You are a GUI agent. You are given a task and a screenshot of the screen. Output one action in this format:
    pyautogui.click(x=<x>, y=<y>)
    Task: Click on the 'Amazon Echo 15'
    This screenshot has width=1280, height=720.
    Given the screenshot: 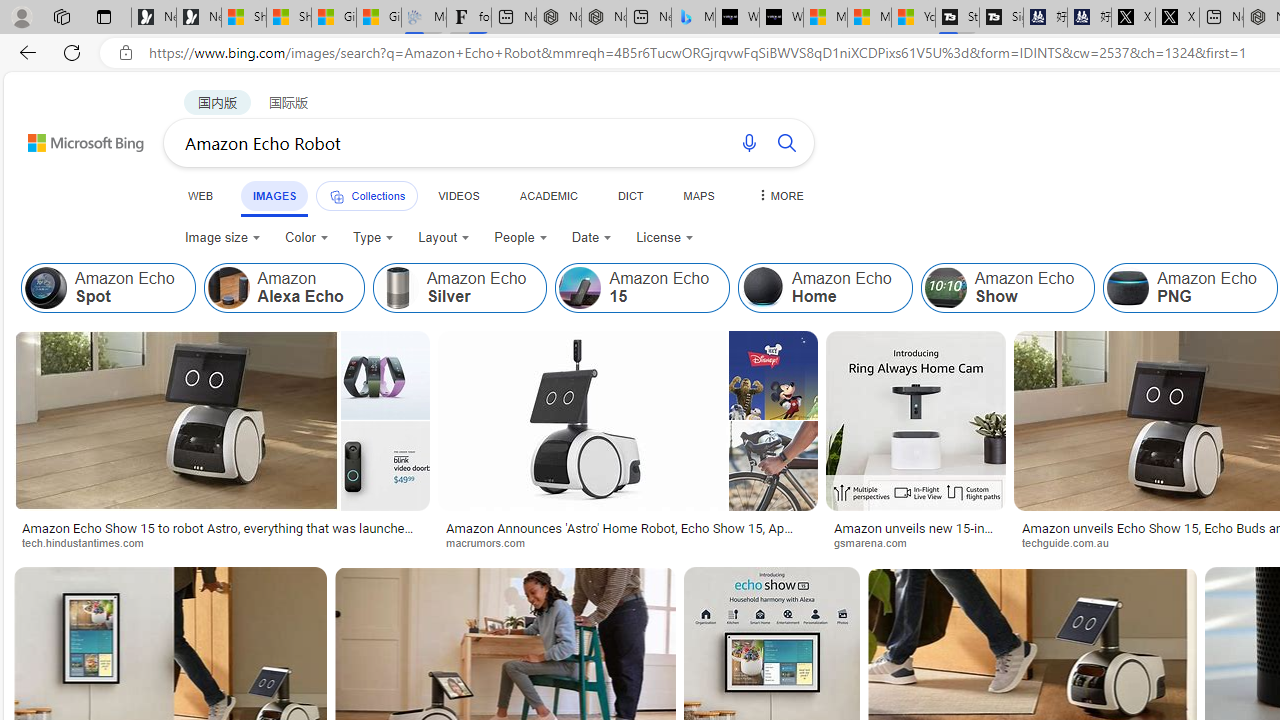 What is the action you would take?
    pyautogui.click(x=579, y=288)
    